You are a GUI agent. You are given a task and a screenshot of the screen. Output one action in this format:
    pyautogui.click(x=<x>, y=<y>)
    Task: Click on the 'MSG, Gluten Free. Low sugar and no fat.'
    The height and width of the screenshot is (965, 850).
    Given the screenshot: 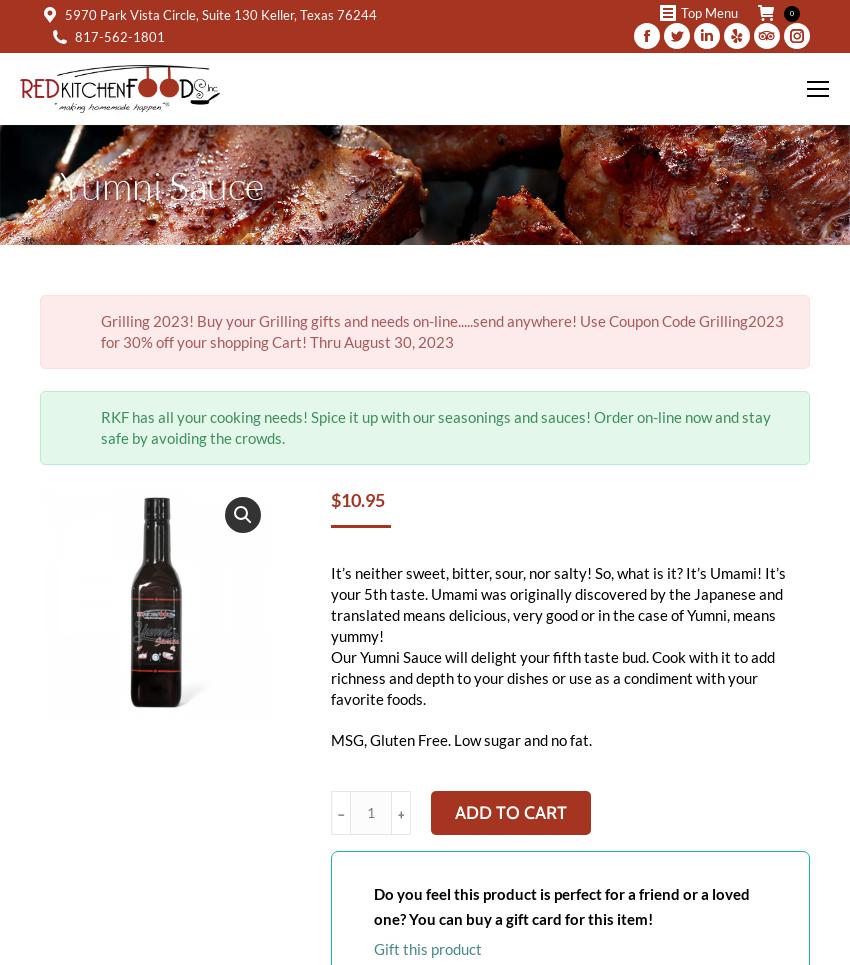 What is the action you would take?
    pyautogui.click(x=460, y=738)
    